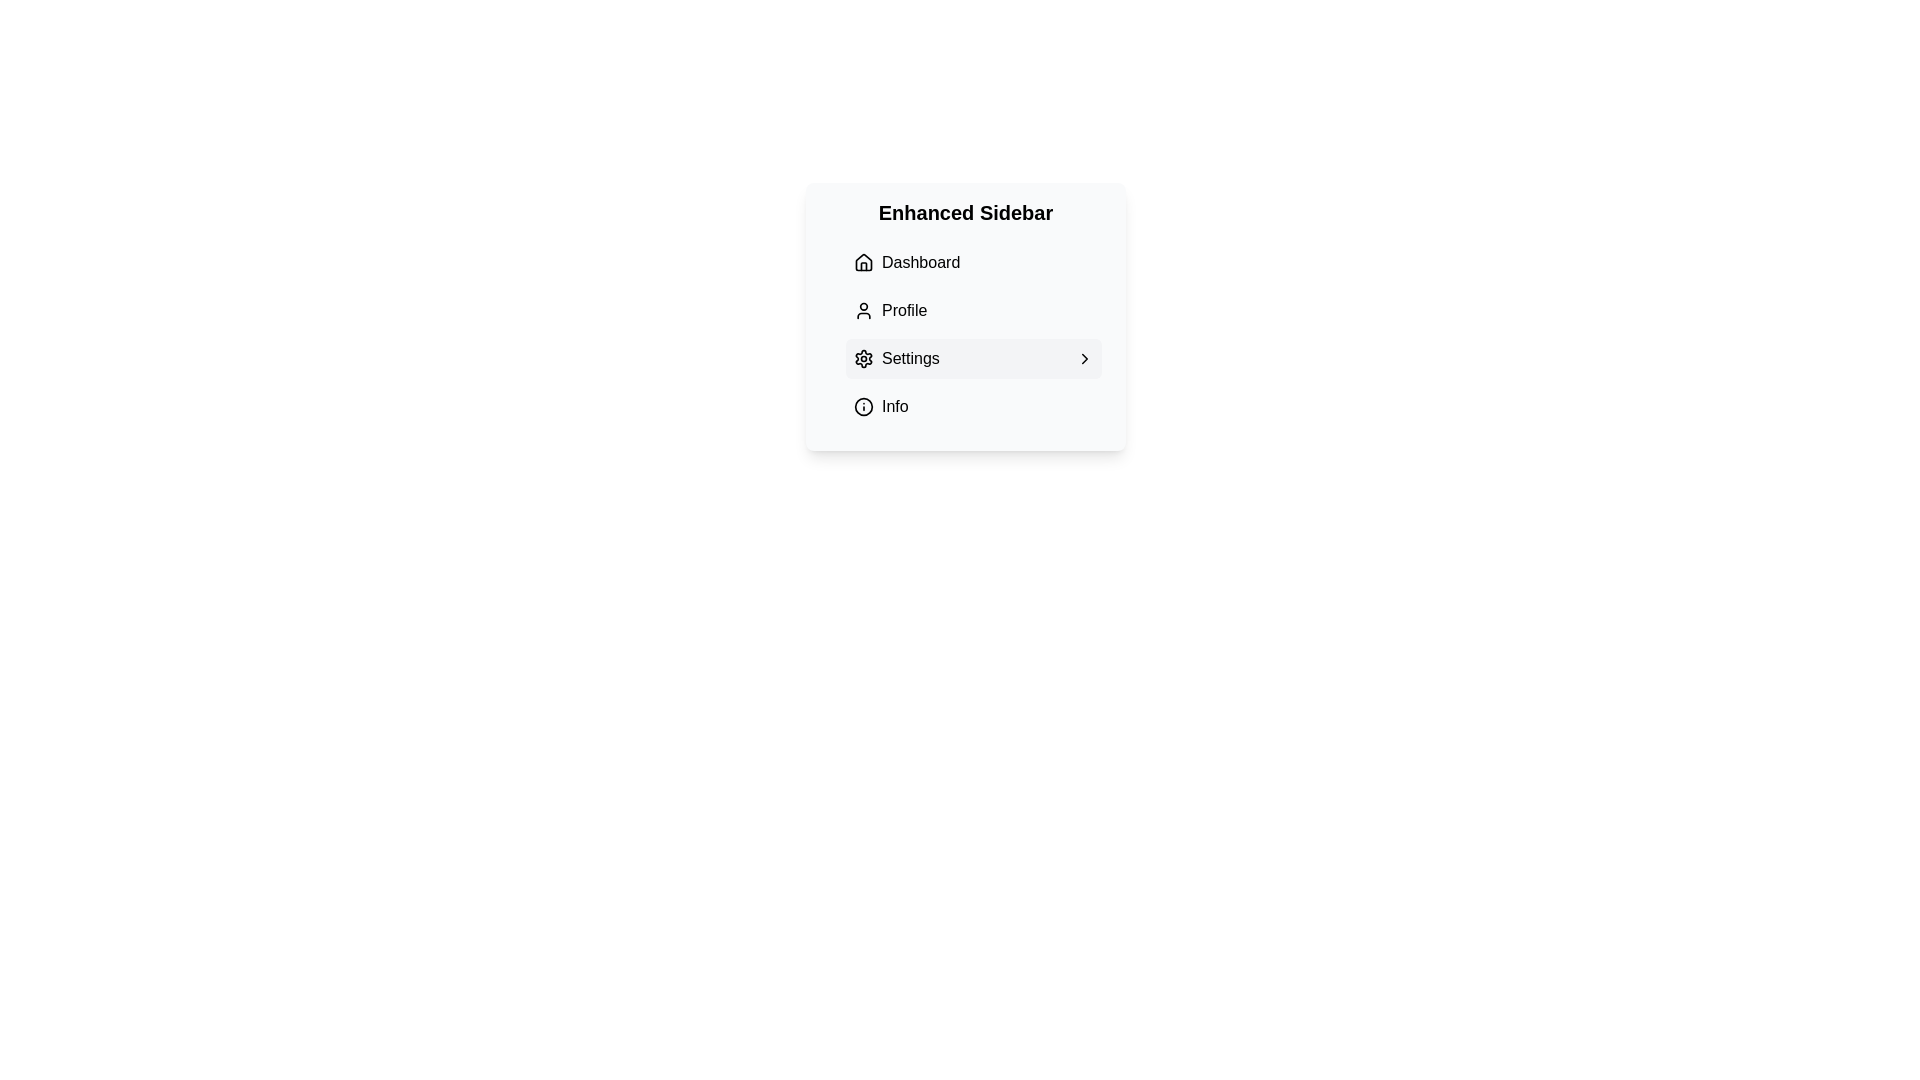  Describe the element at coordinates (974, 261) in the screenshot. I see `the 'Dashboard' navigational button in the sidebar menu` at that location.